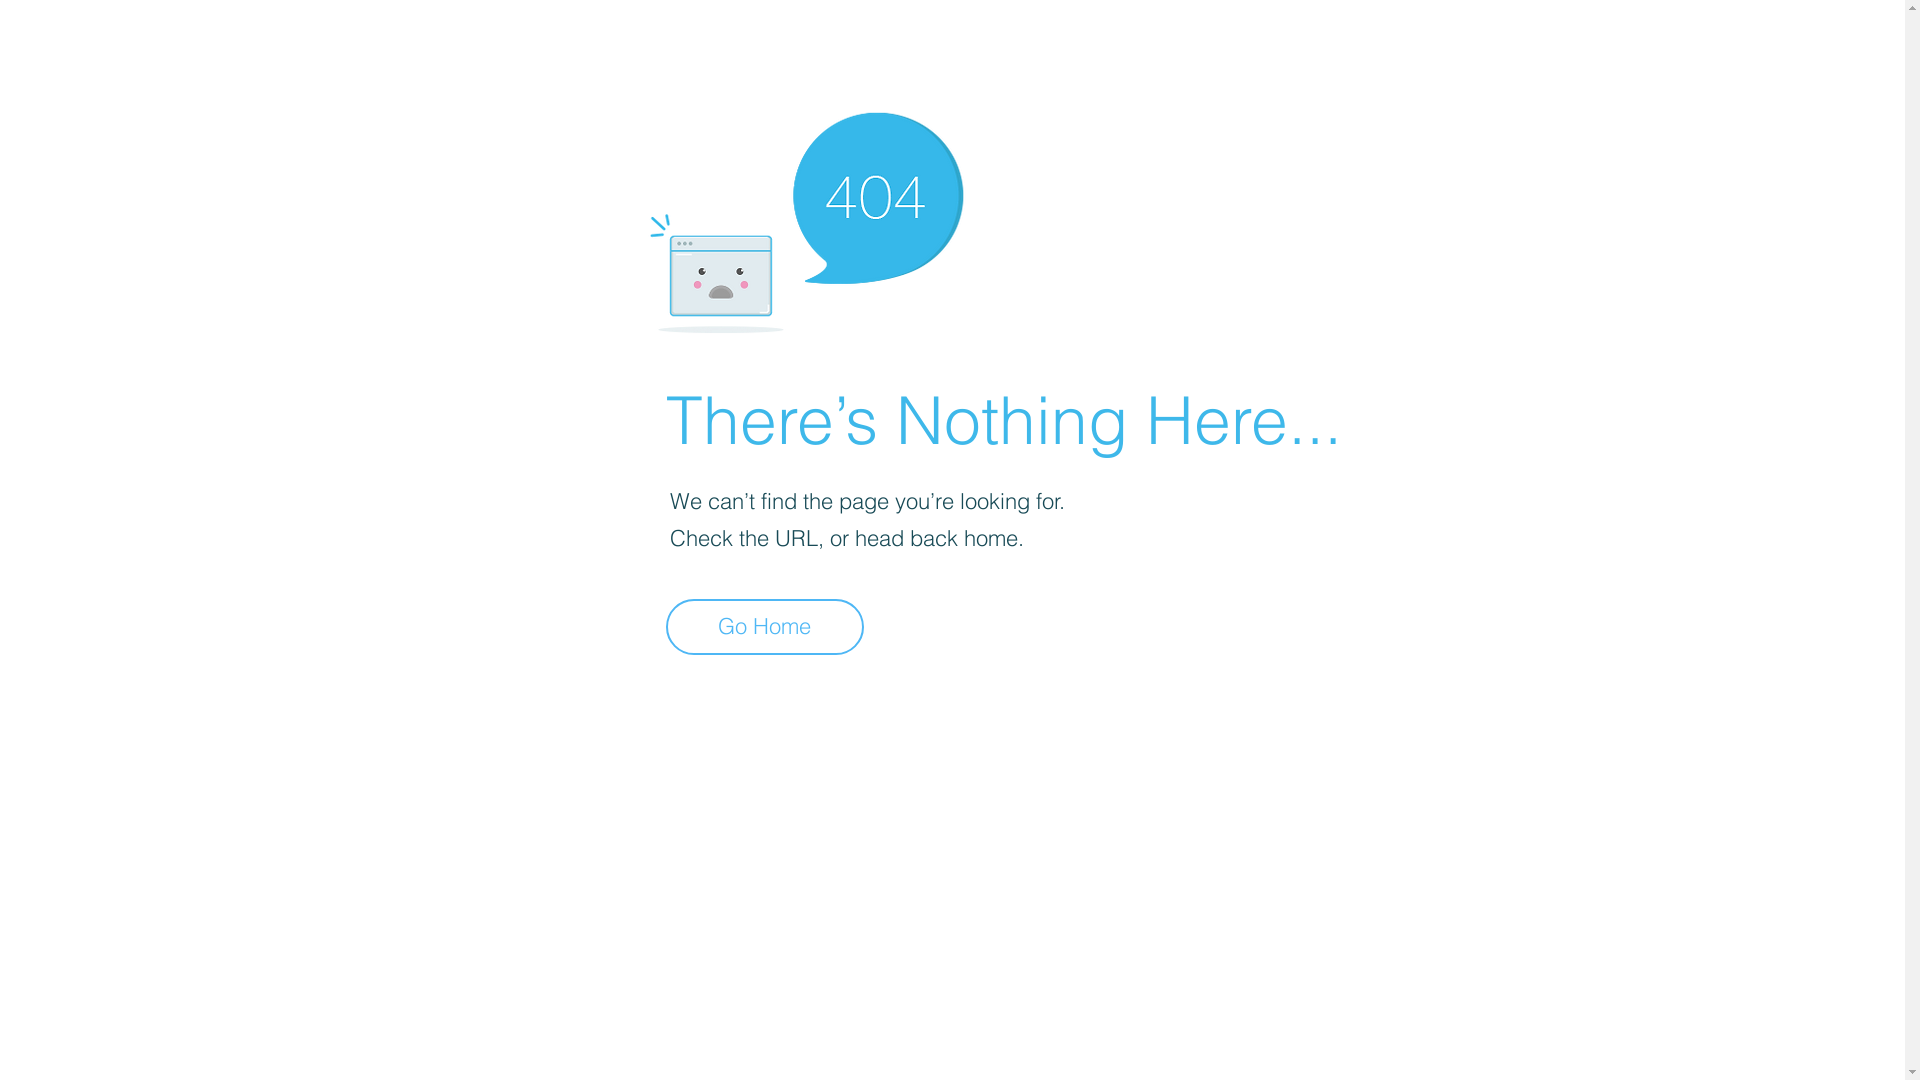 The width and height of the screenshot is (1920, 1080). What do you see at coordinates (666, 626) in the screenshot?
I see `'Go Home'` at bounding box center [666, 626].